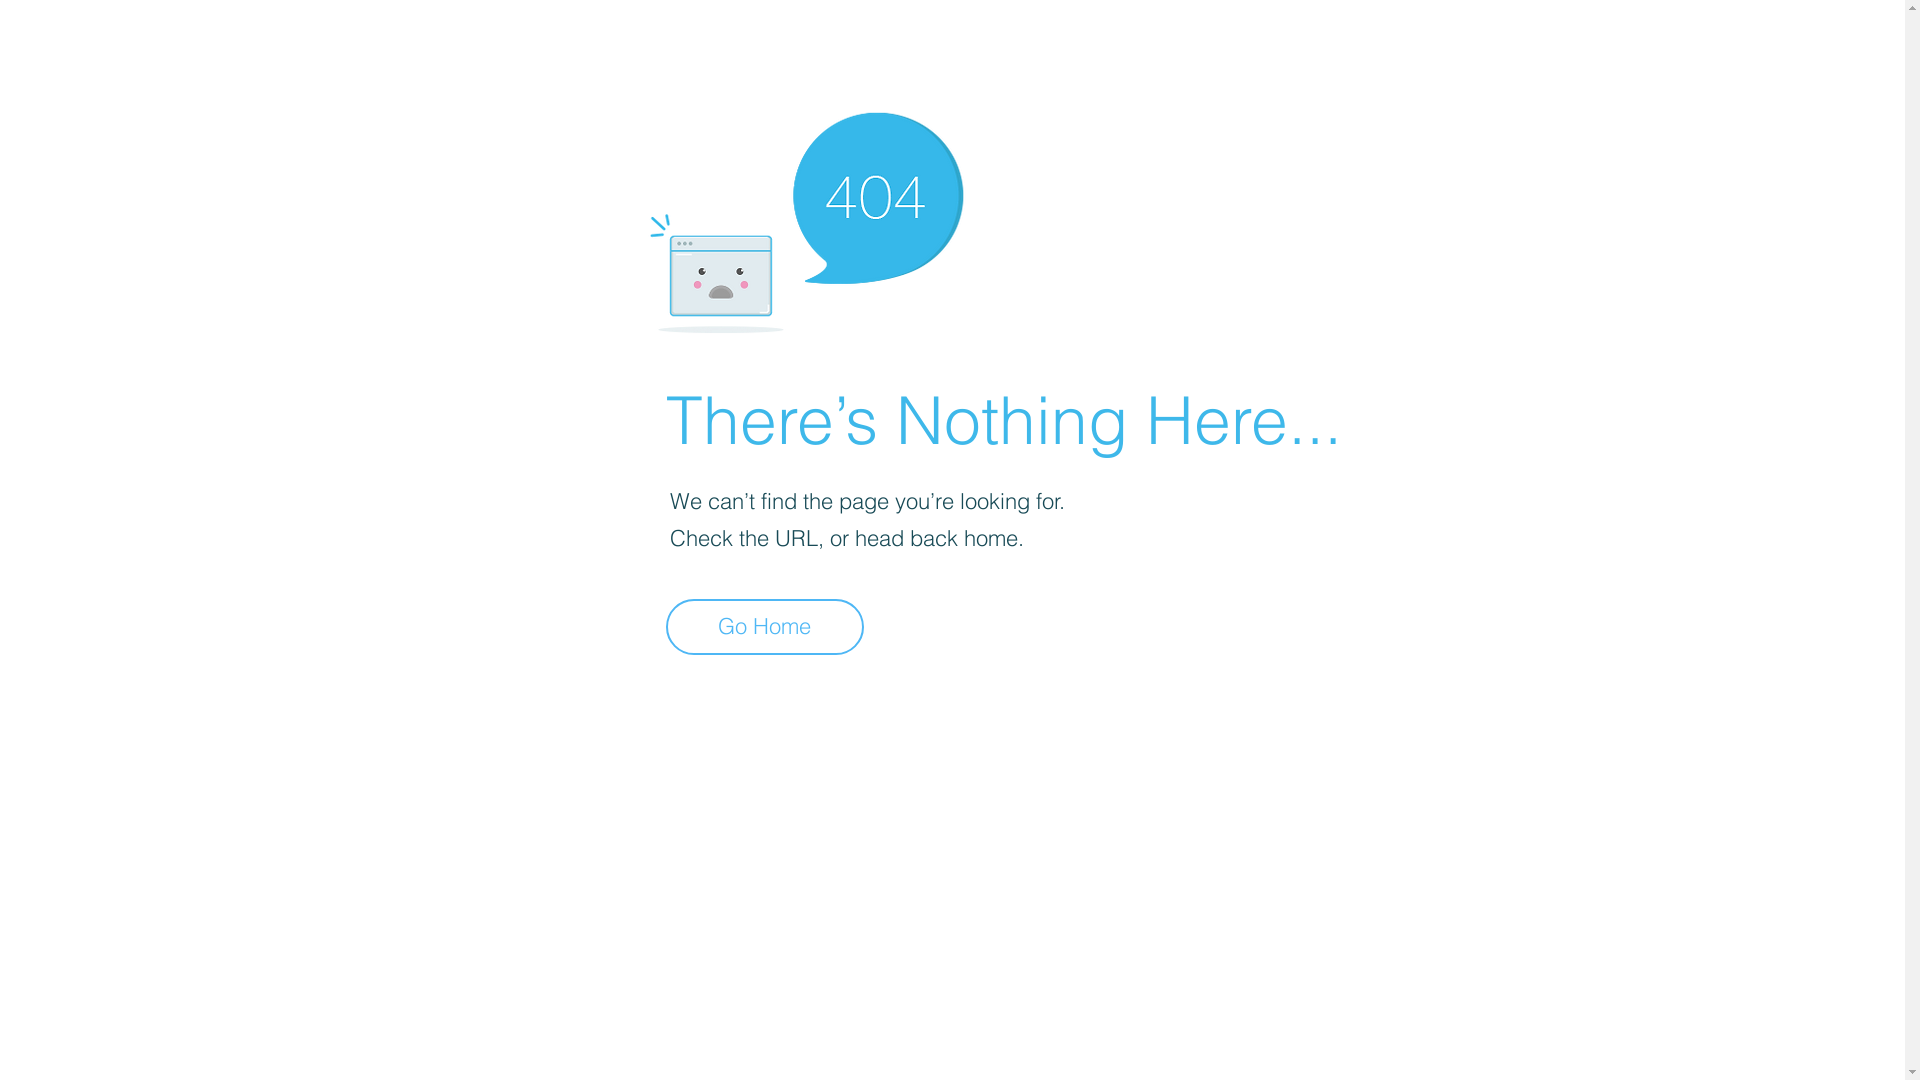 The width and height of the screenshot is (1920, 1080). What do you see at coordinates (666, 626) in the screenshot?
I see `'Go Home'` at bounding box center [666, 626].